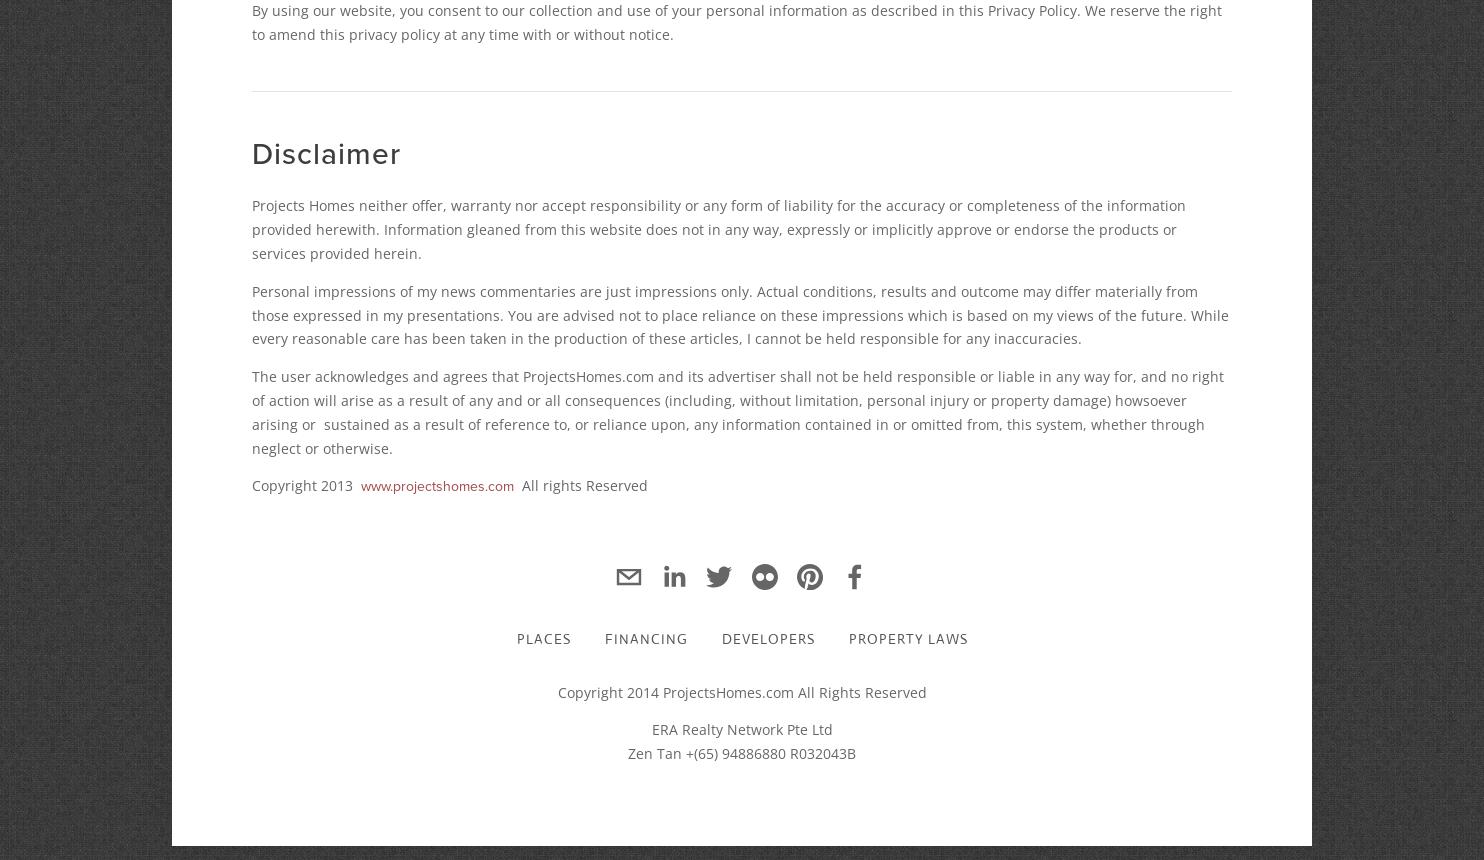 The width and height of the screenshot is (1484, 860). Describe the element at coordinates (741, 691) in the screenshot. I see `'Copyright 2014 ProjectsHomes.com All Rights Reserved'` at that location.